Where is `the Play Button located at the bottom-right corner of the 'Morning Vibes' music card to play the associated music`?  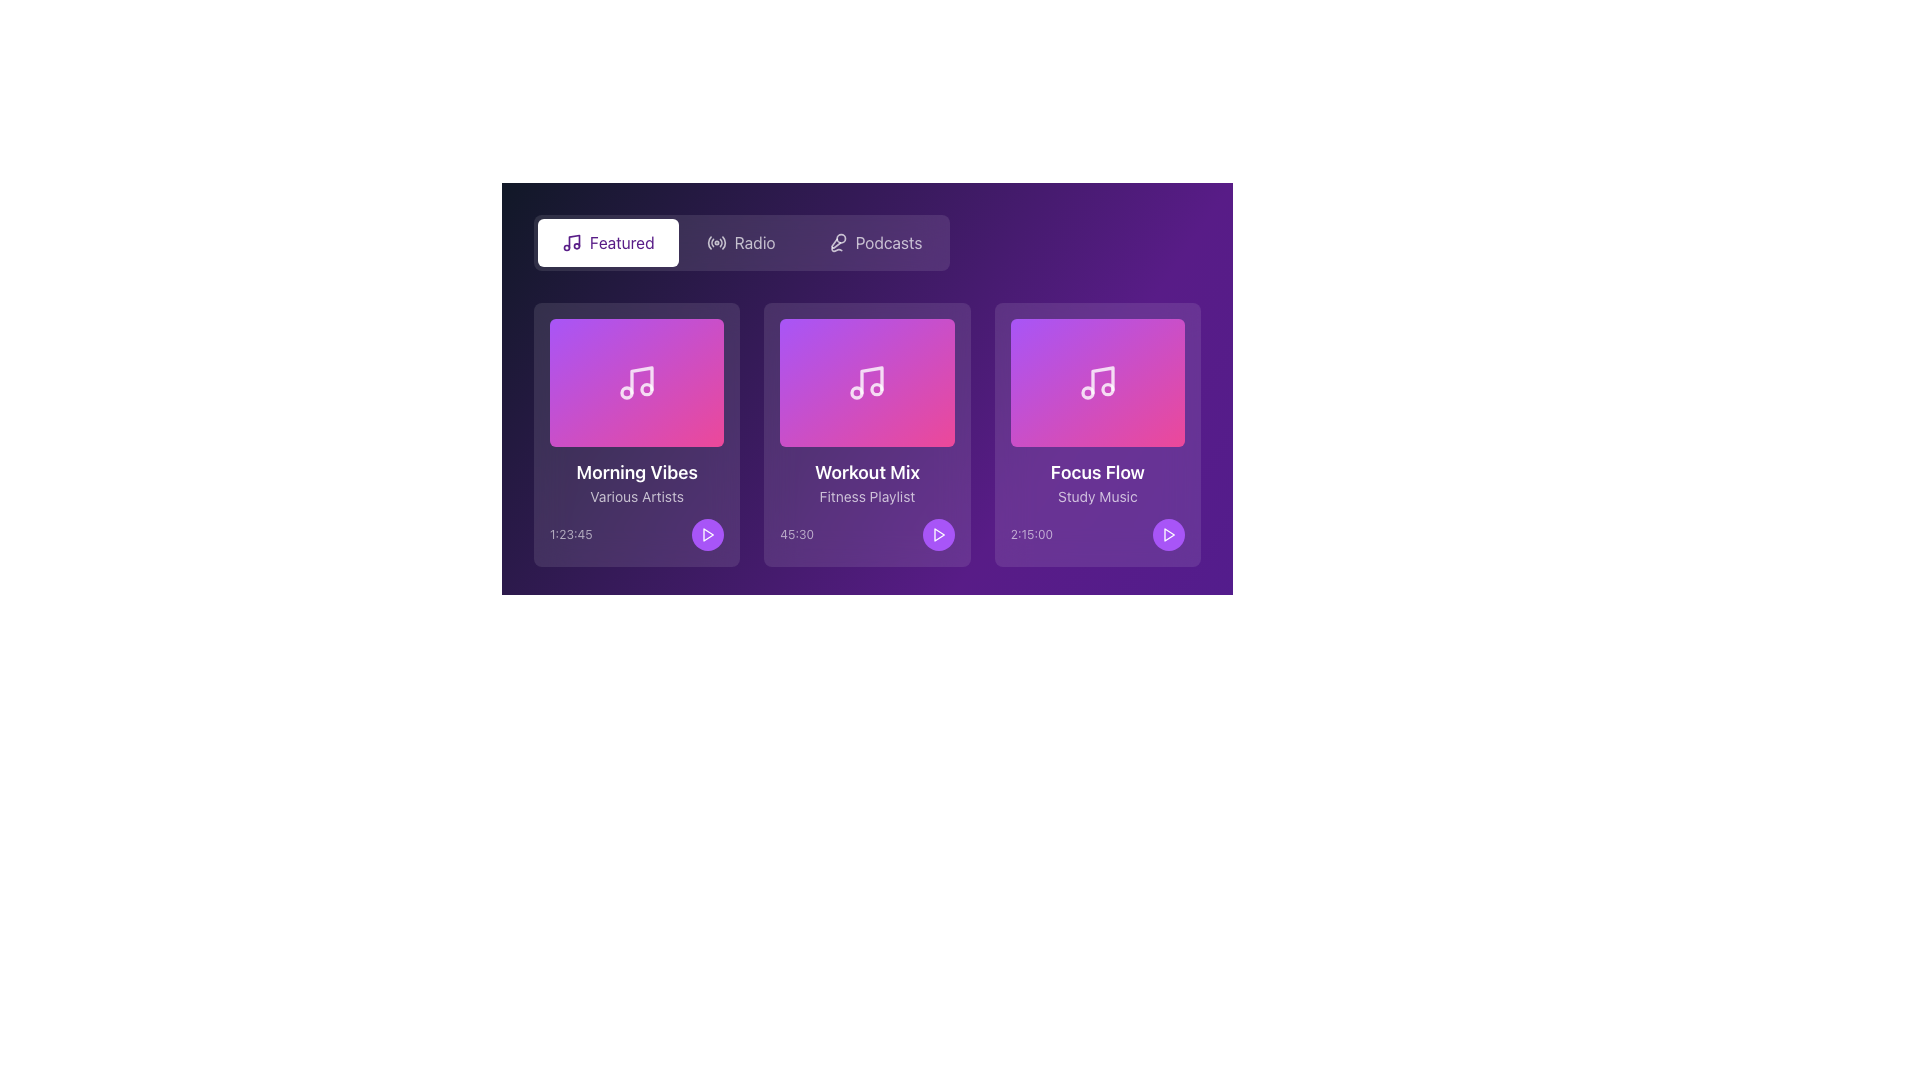 the Play Button located at the bottom-right corner of the 'Morning Vibes' music card to play the associated music is located at coordinates (709, 534).